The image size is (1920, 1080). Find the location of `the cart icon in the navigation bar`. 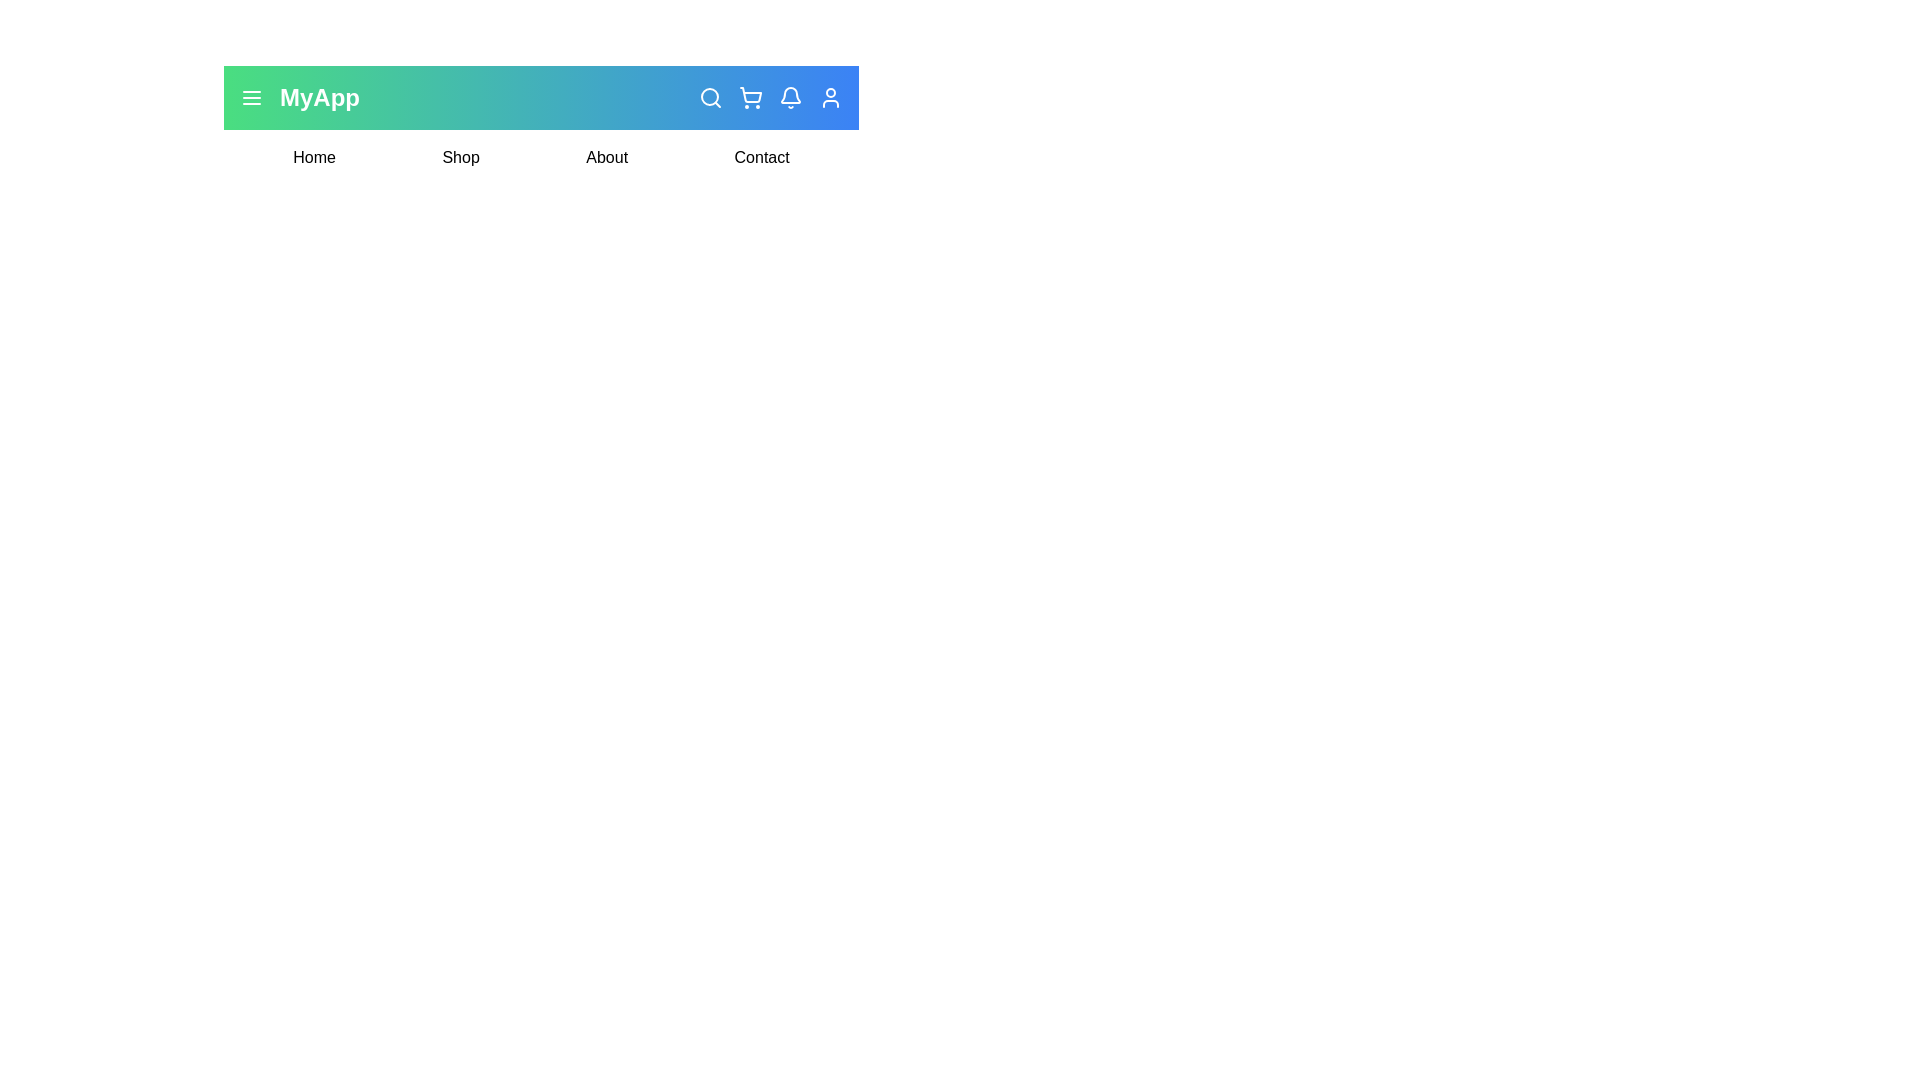

the cart icon in the navigation bar is located at coordinates (749, 97).